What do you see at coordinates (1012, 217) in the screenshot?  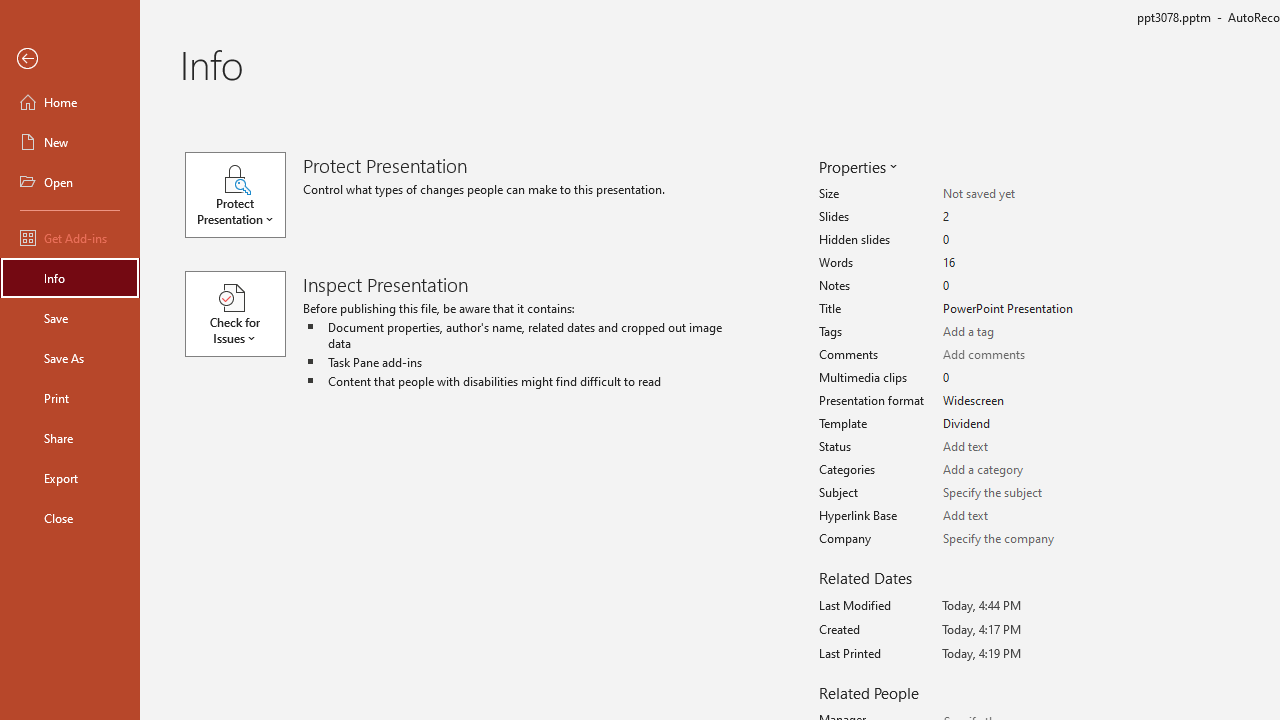 I see `'Slides'` at bounding box center [1012, 217].